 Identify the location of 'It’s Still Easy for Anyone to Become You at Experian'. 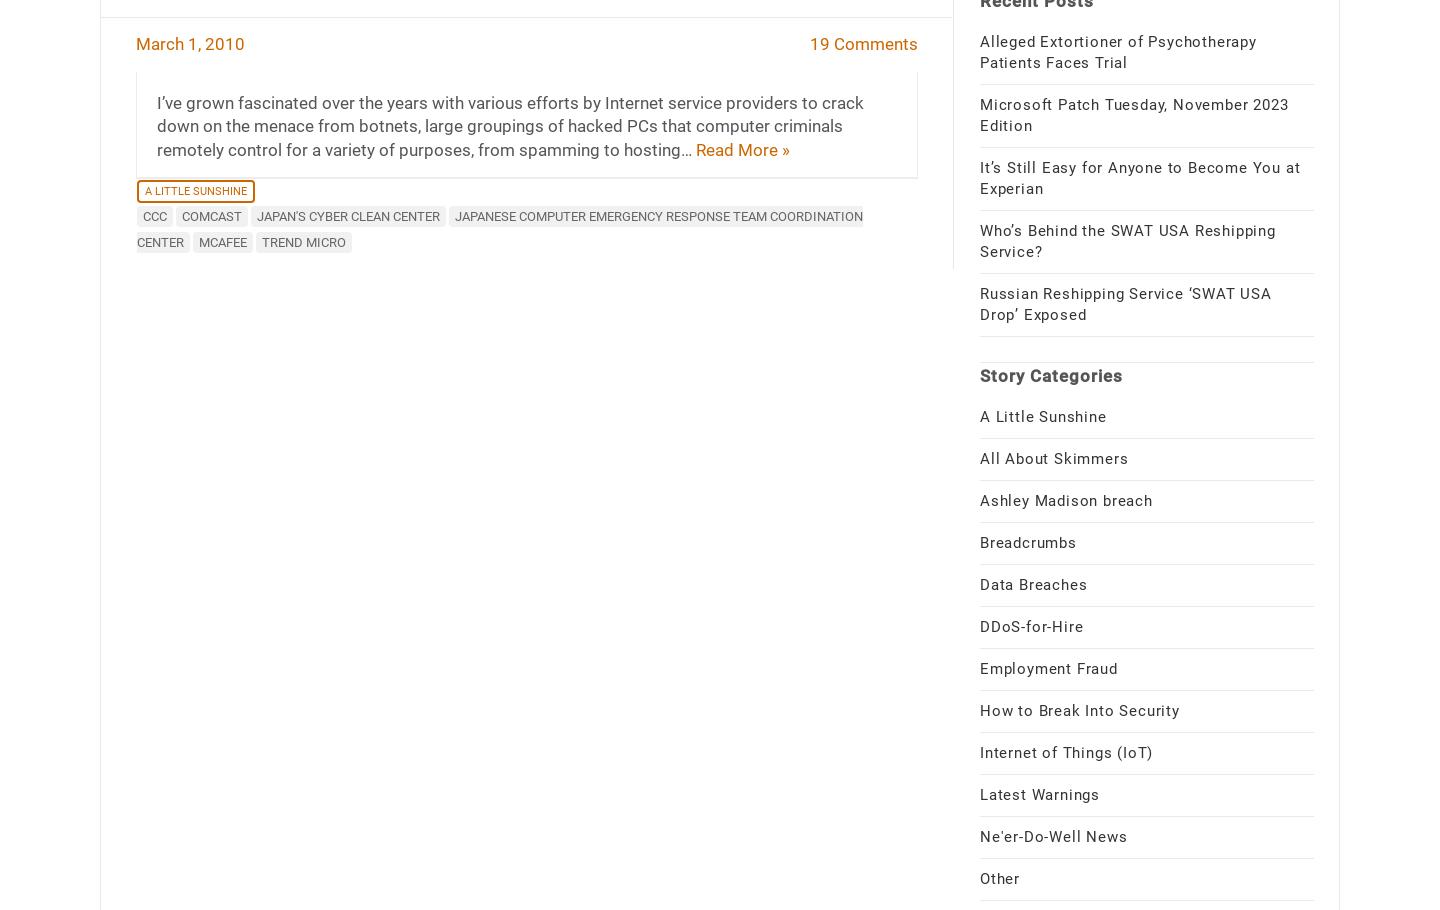
(1139, 177).